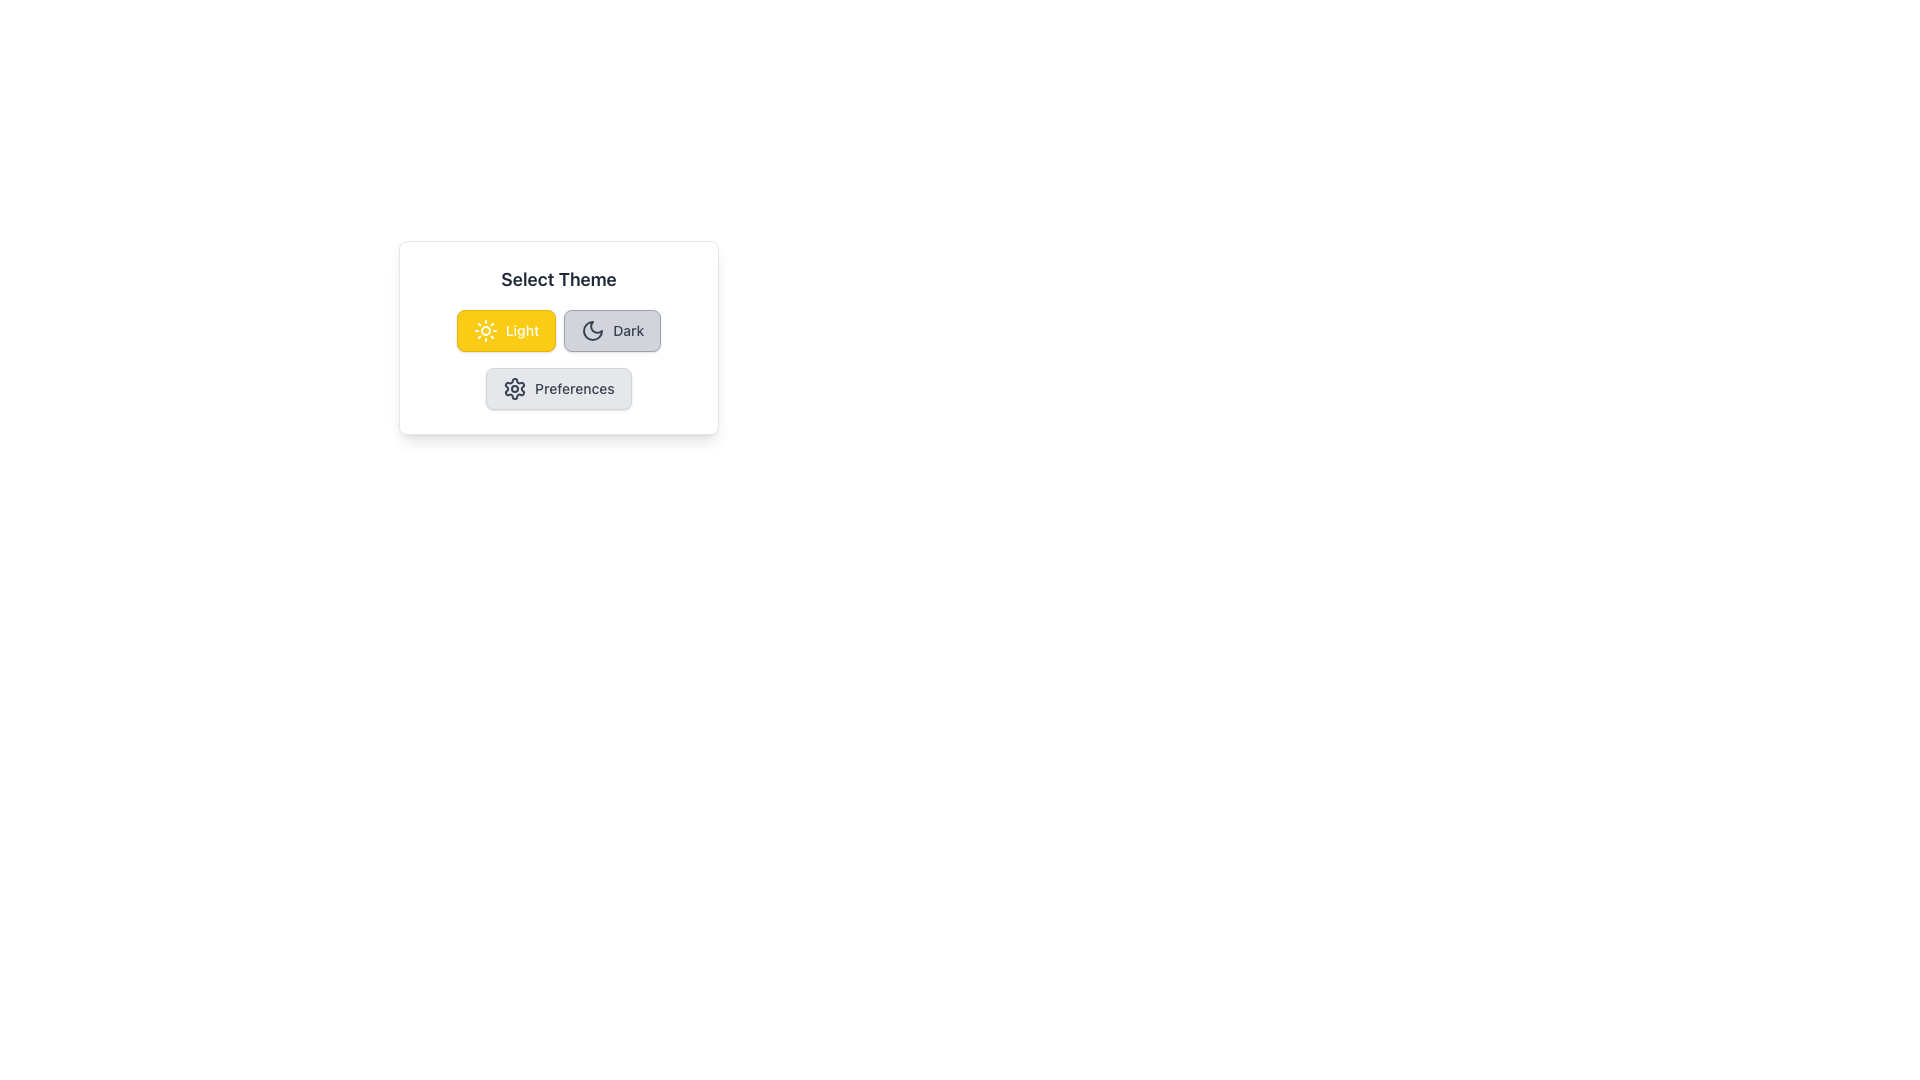 The image size is (1920, 1080). What do you see at coordinates (558, 389) in the screenshot?
I see `the third interactive button in the 'Select Theme' box to activate keyboard navigation` at bounding box center [558, 389].